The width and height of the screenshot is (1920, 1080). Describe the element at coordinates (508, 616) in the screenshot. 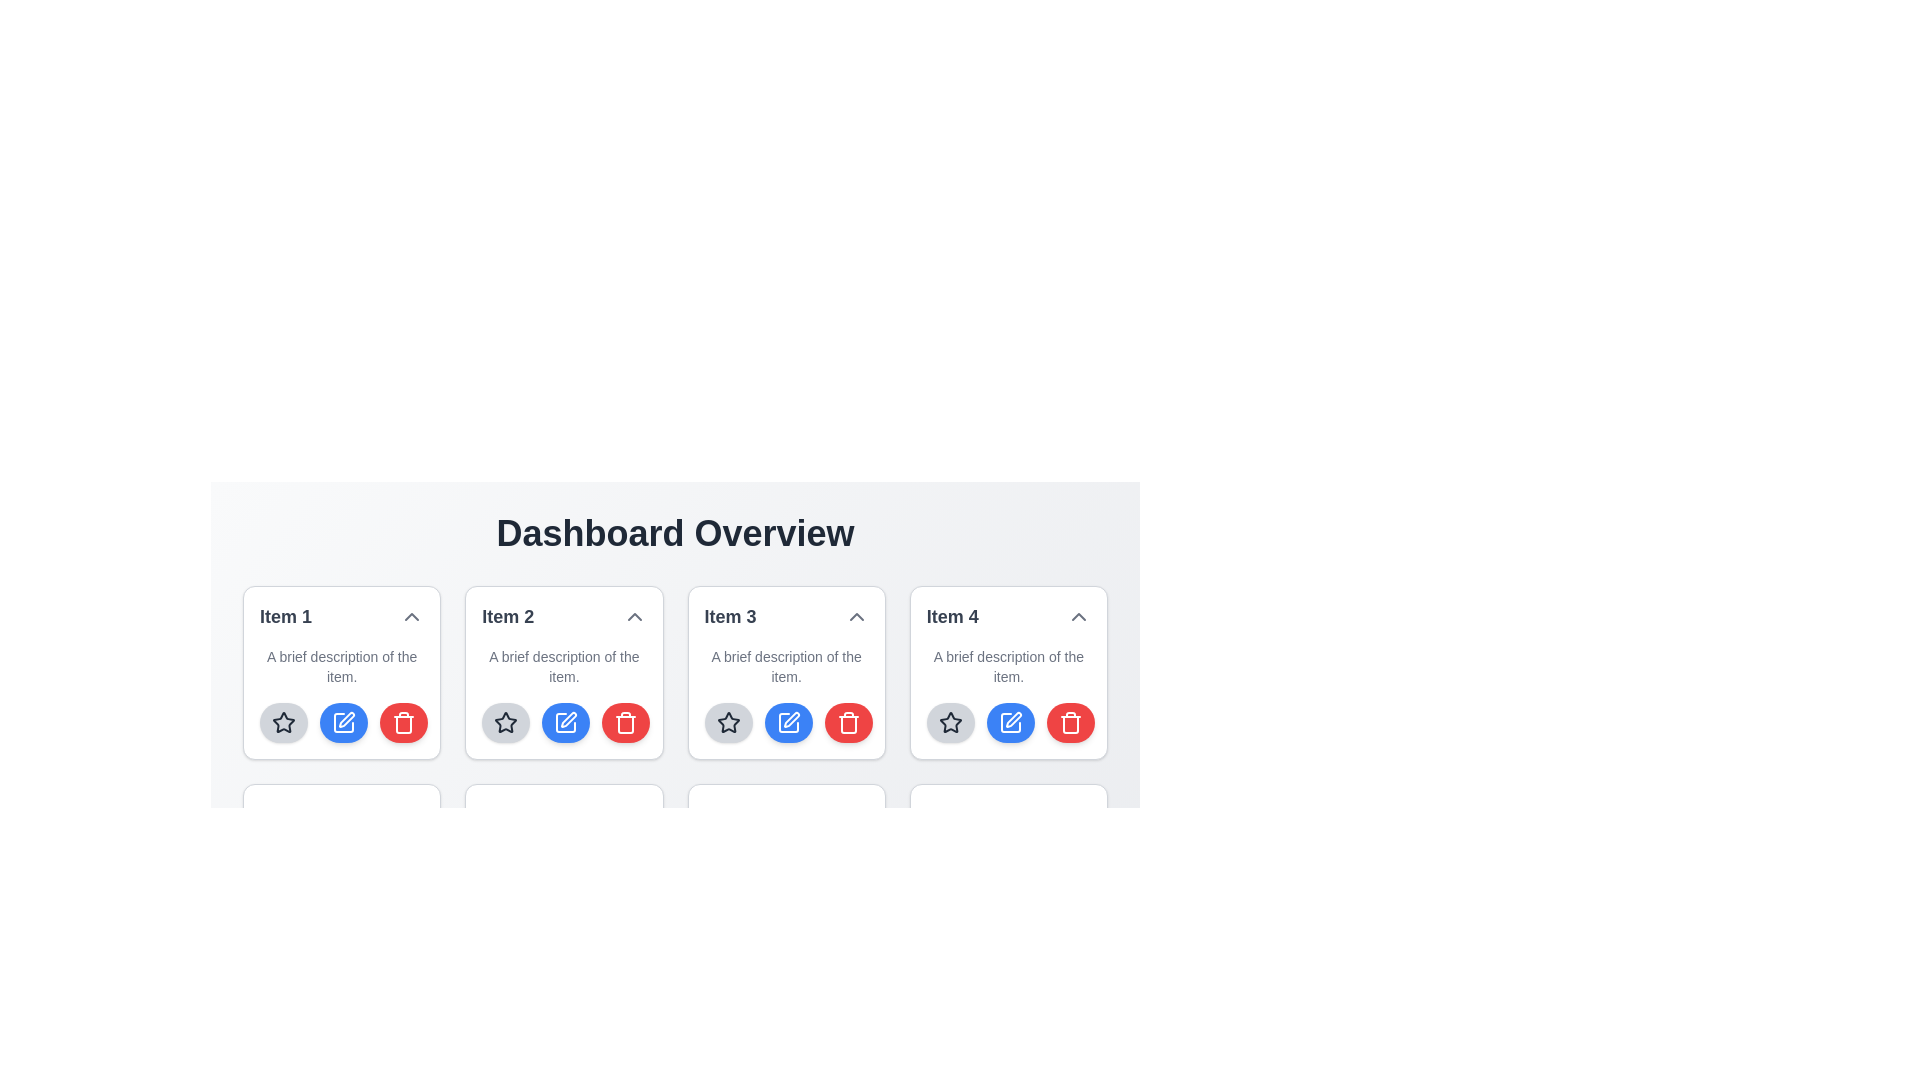

I see `the 'Item 2' text label located at the top-left corner of the second card in the 'Dashboard Overview' interface` at that location.